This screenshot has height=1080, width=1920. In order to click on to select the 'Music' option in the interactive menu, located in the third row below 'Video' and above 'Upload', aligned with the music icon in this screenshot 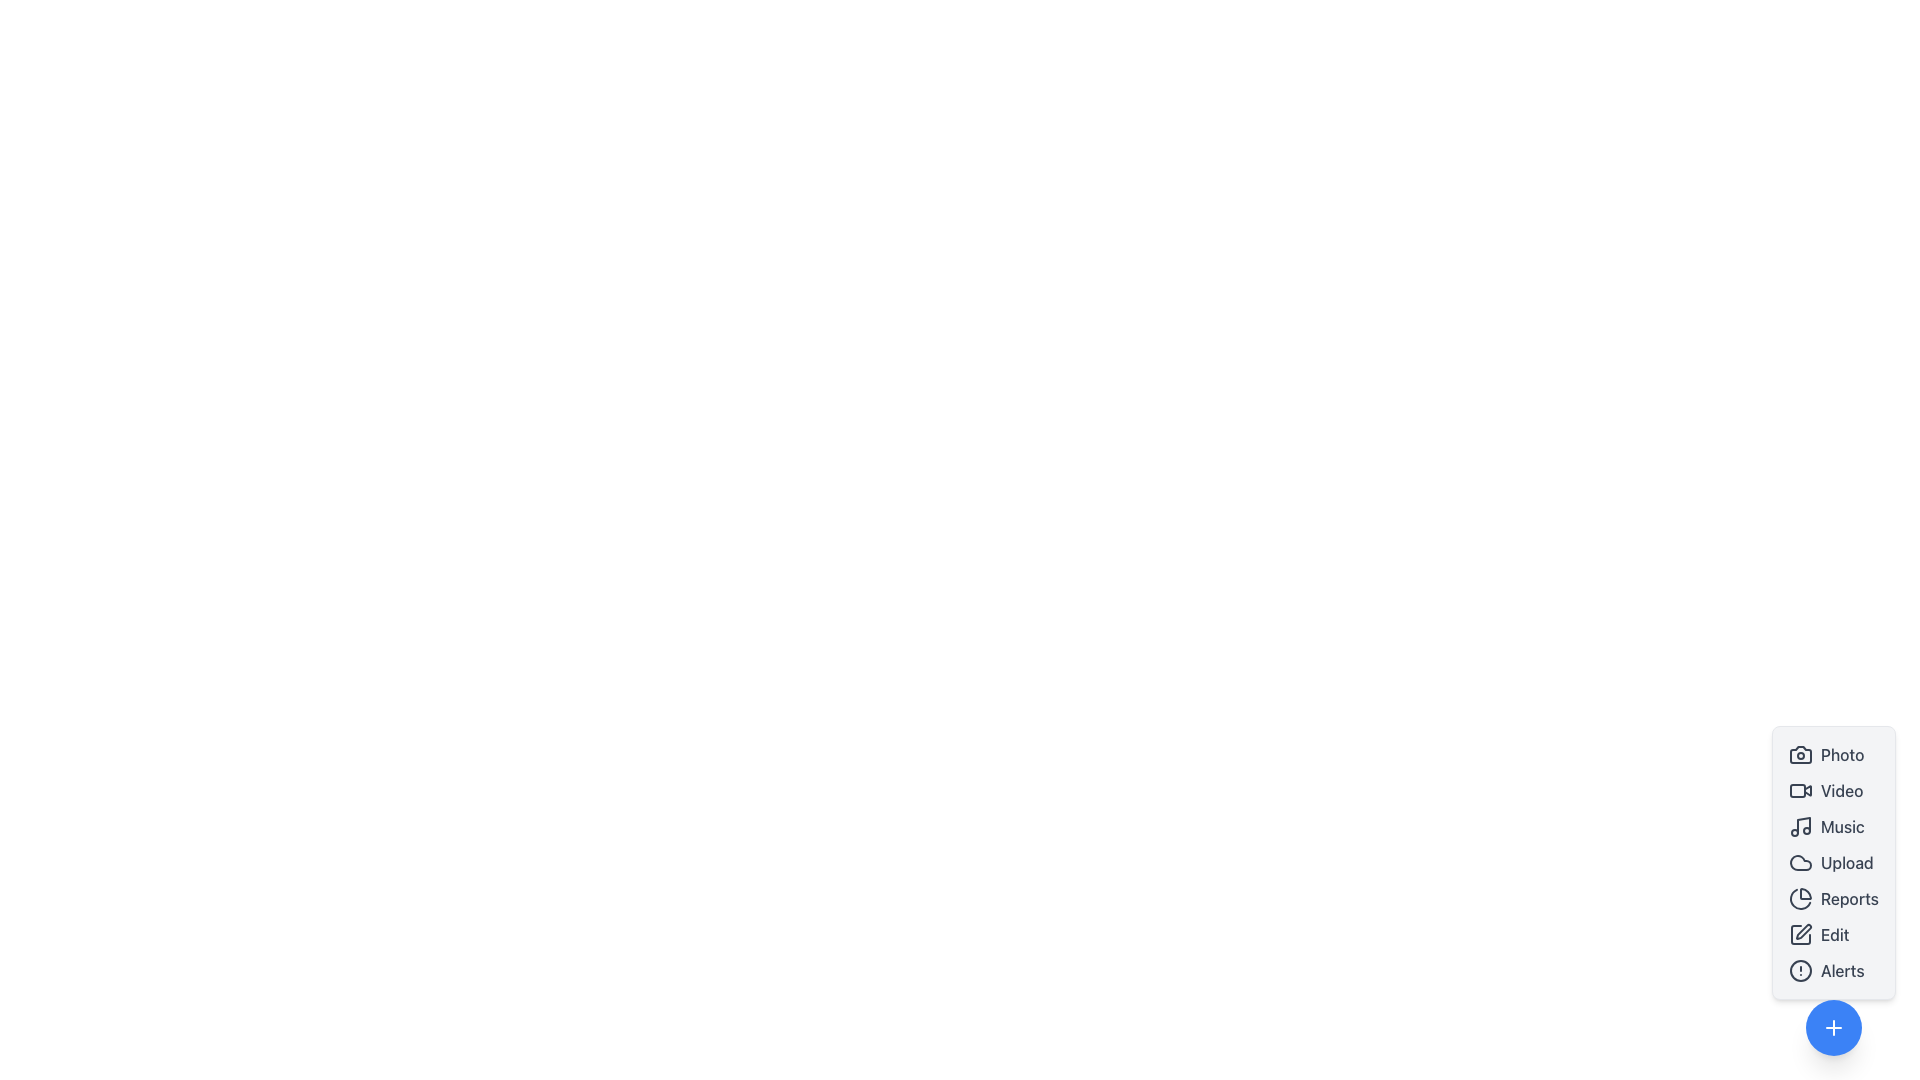, I will do `click(1841, 826)`.